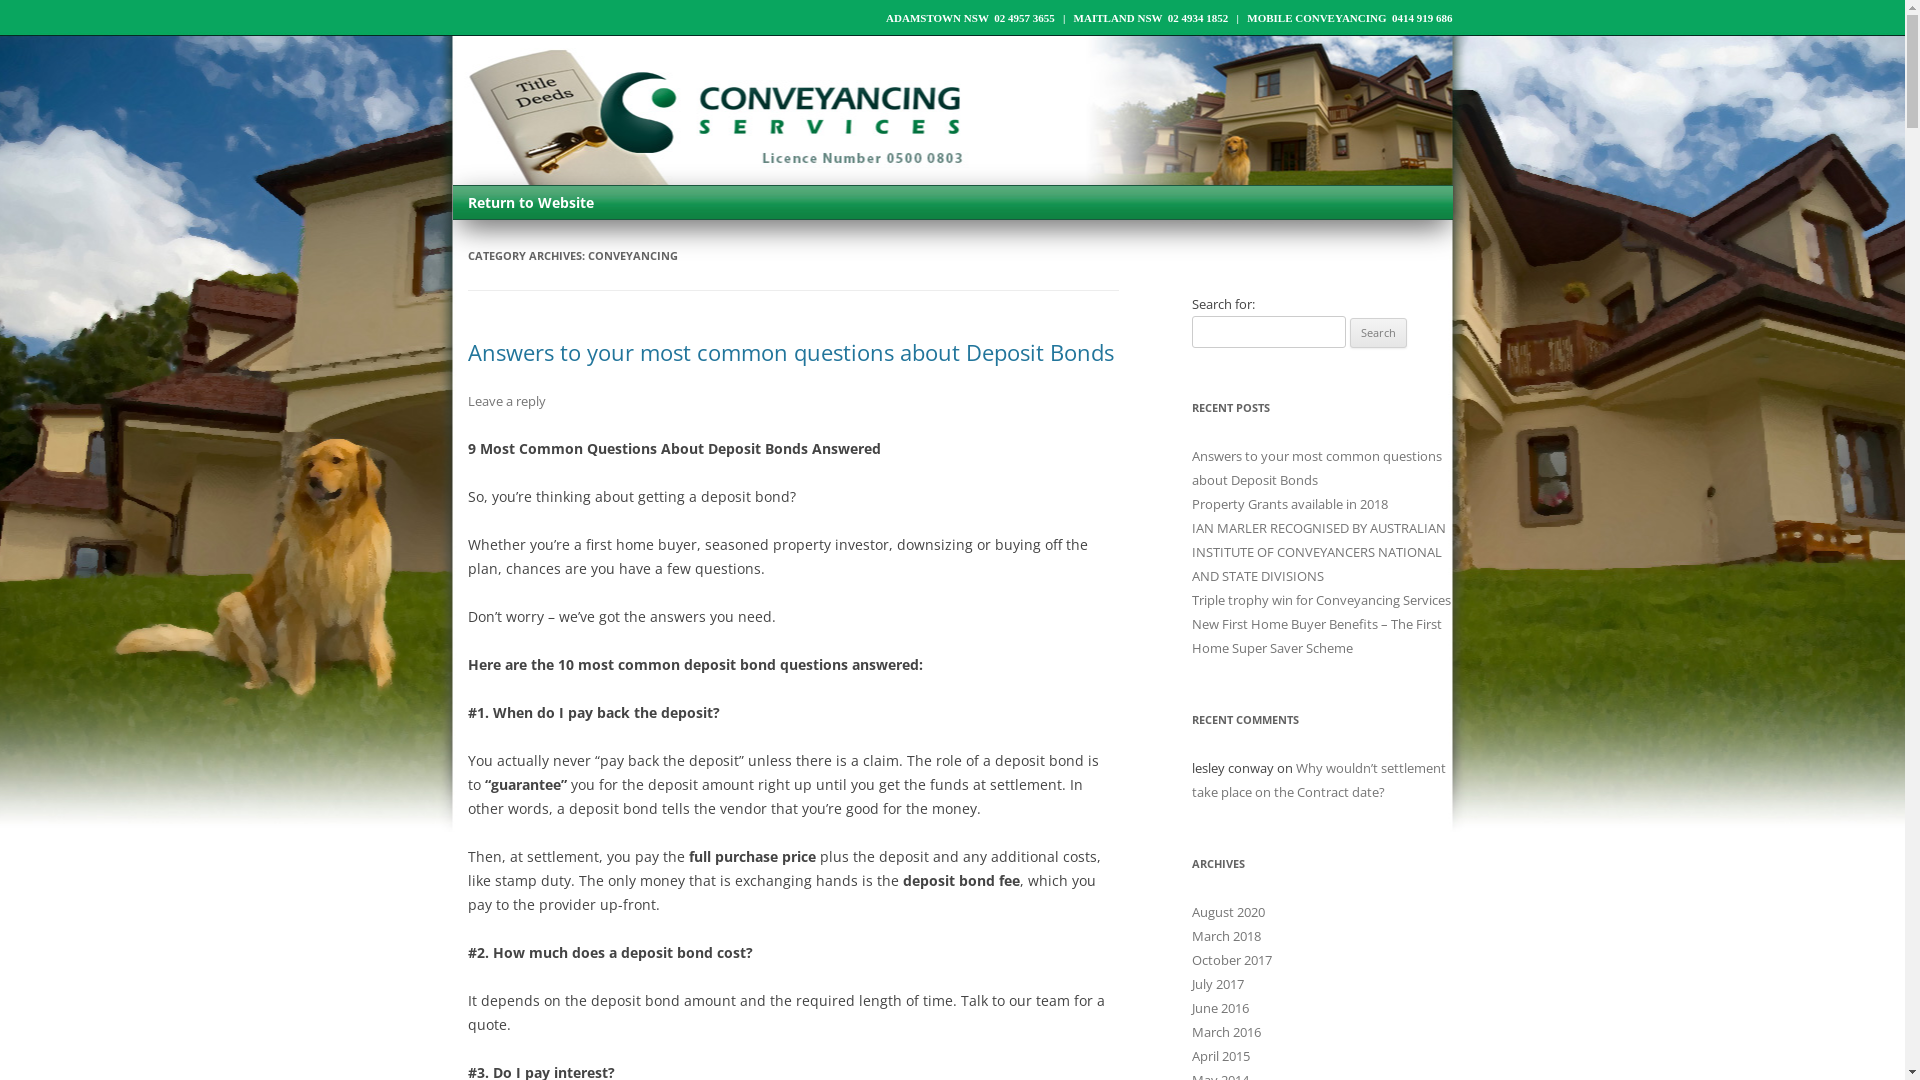 Image resolution: width=1920 pixels, height=1080 pixels. I want to click on 'June 2016', so click(1219, 1007).